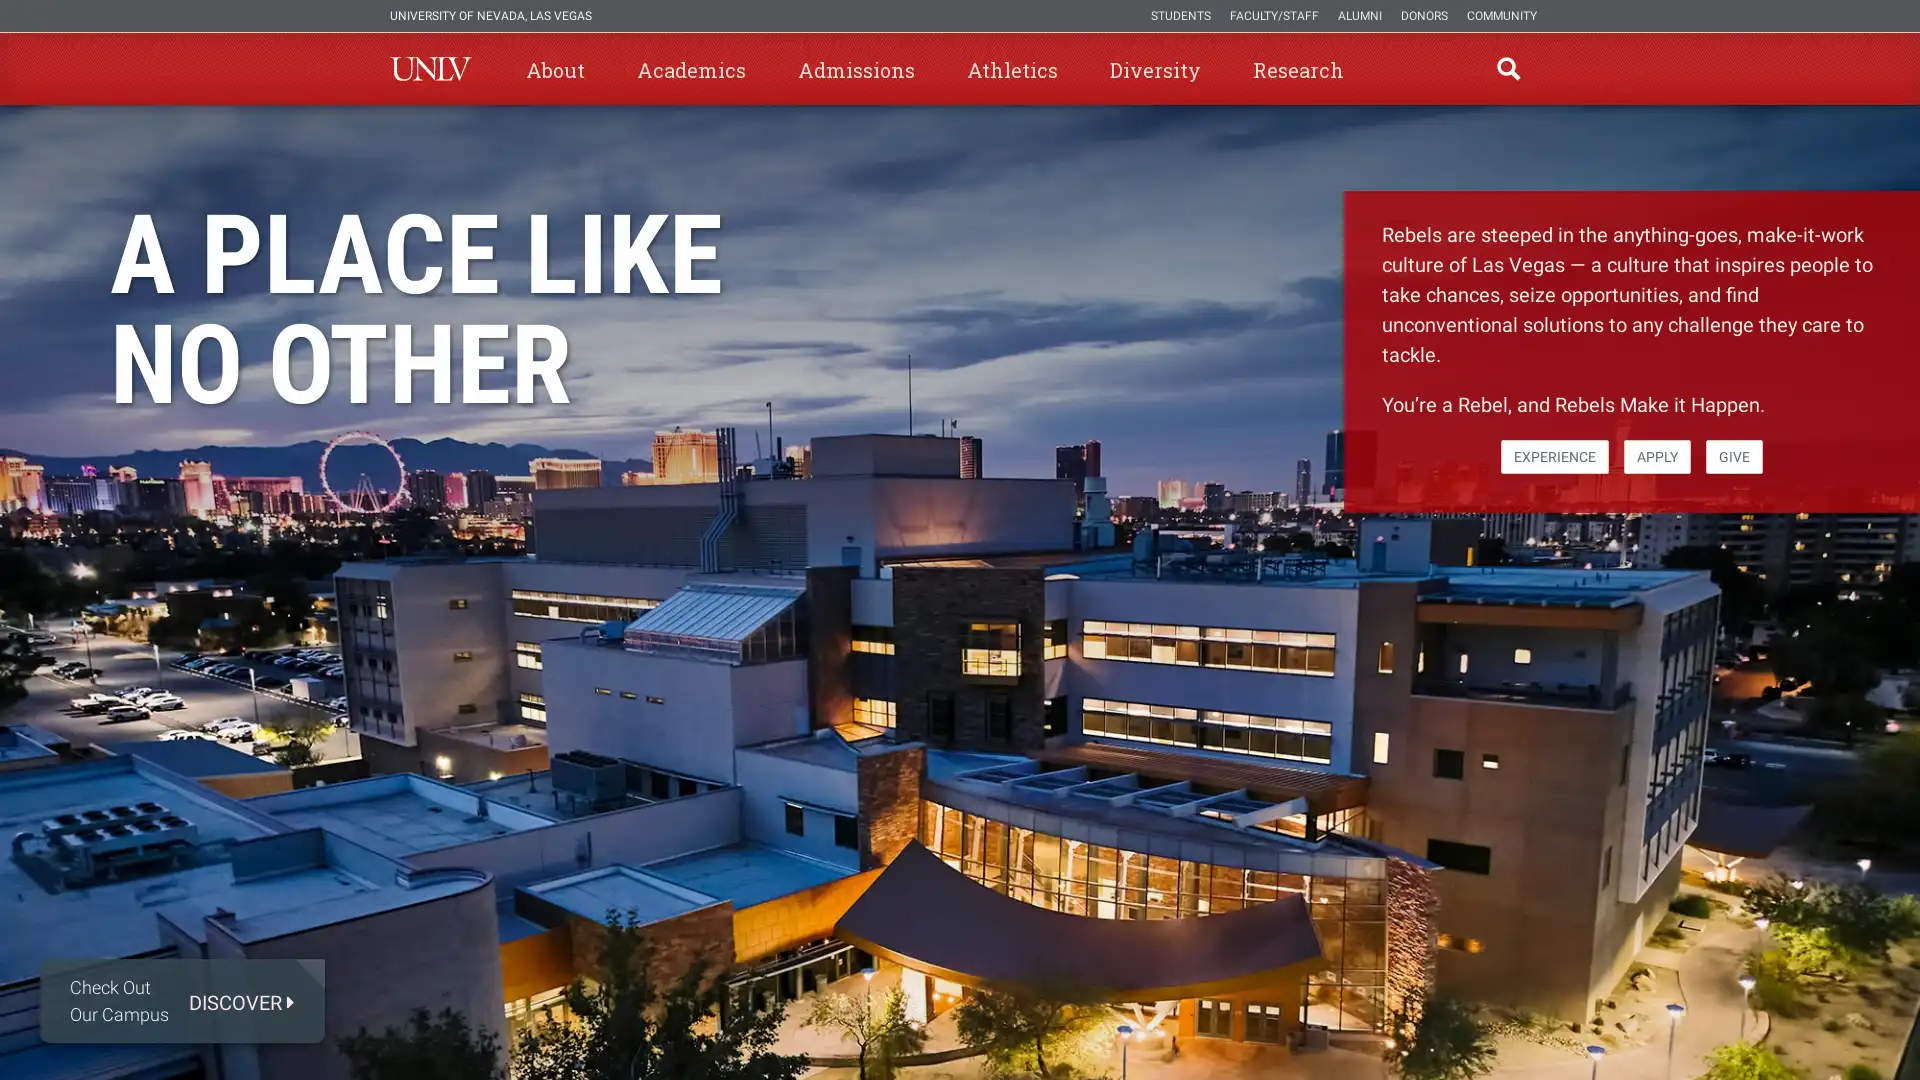  Describe the element at coordinates (1508, 68) in the screenshot. I see `open find region` at that location.